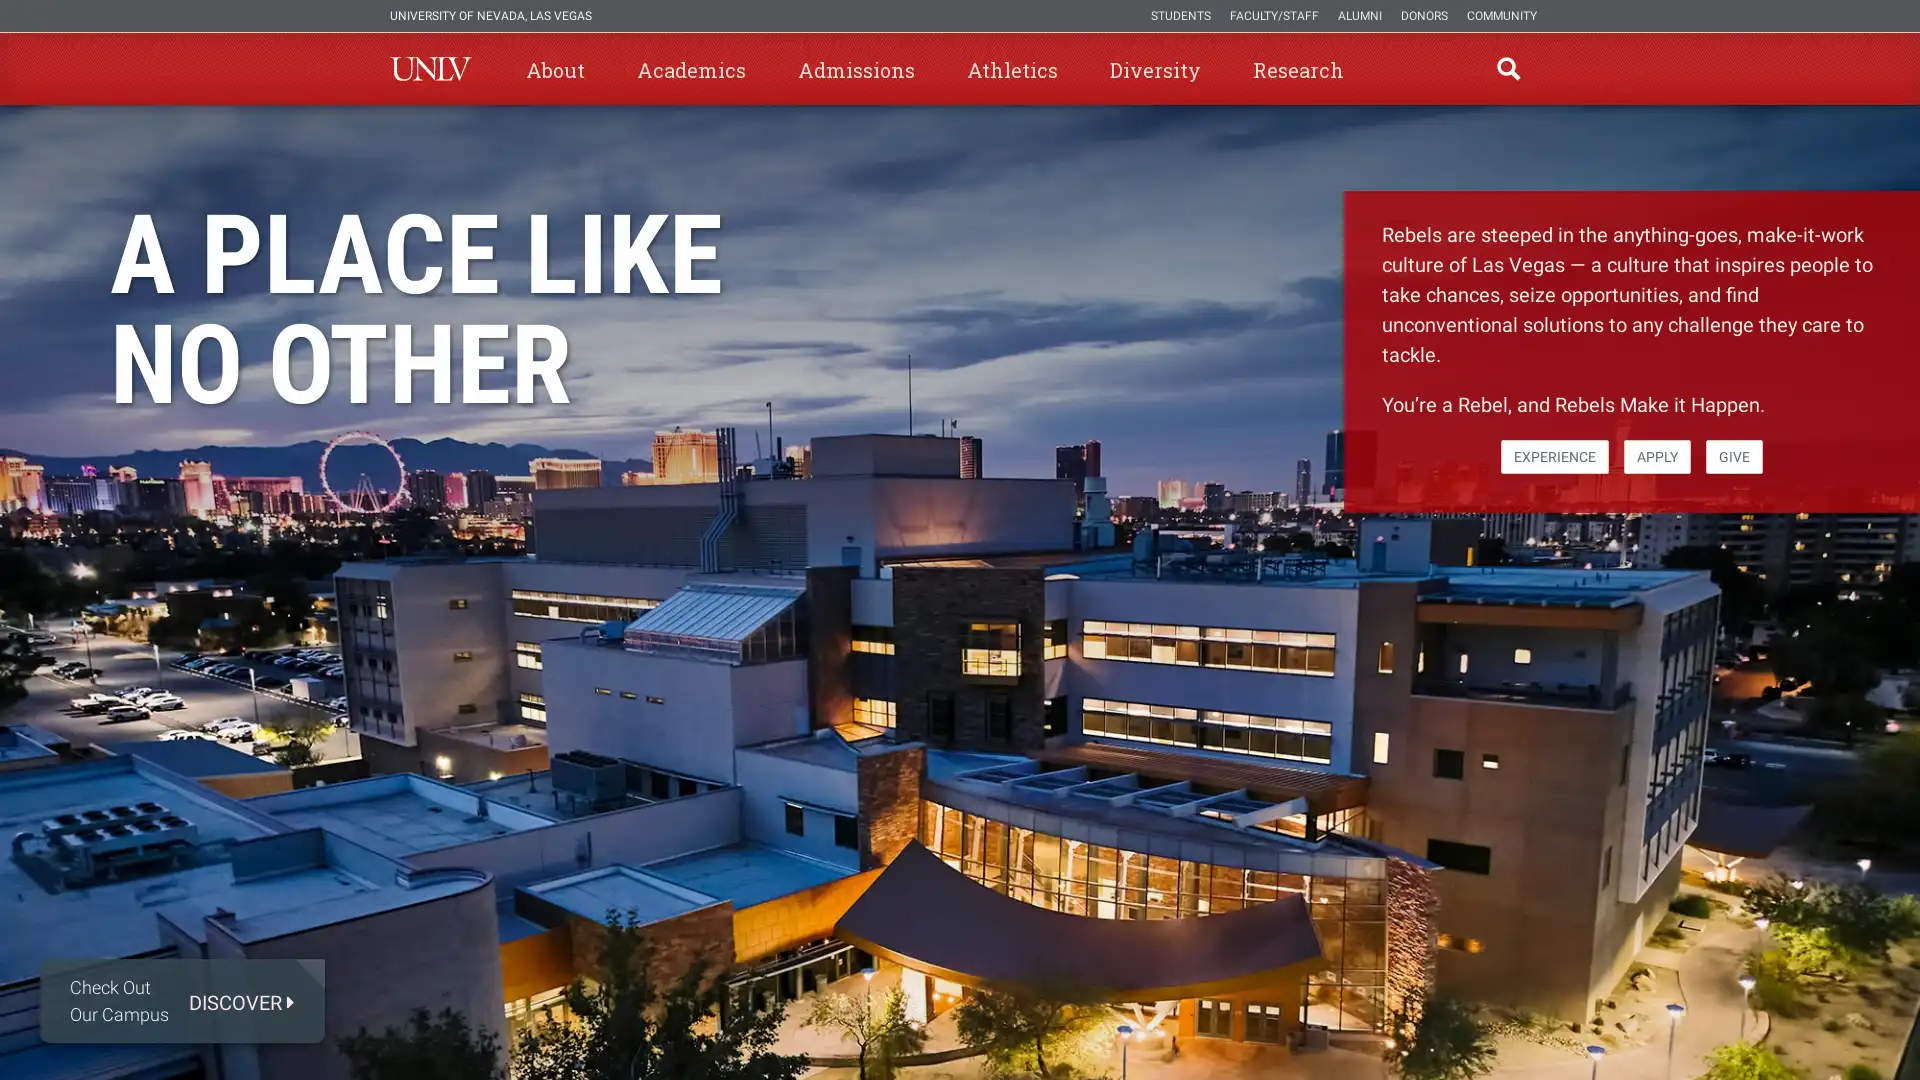  Describe the element at coordinates (1508, 68) in the screenshot. I see `open find region` at that location.